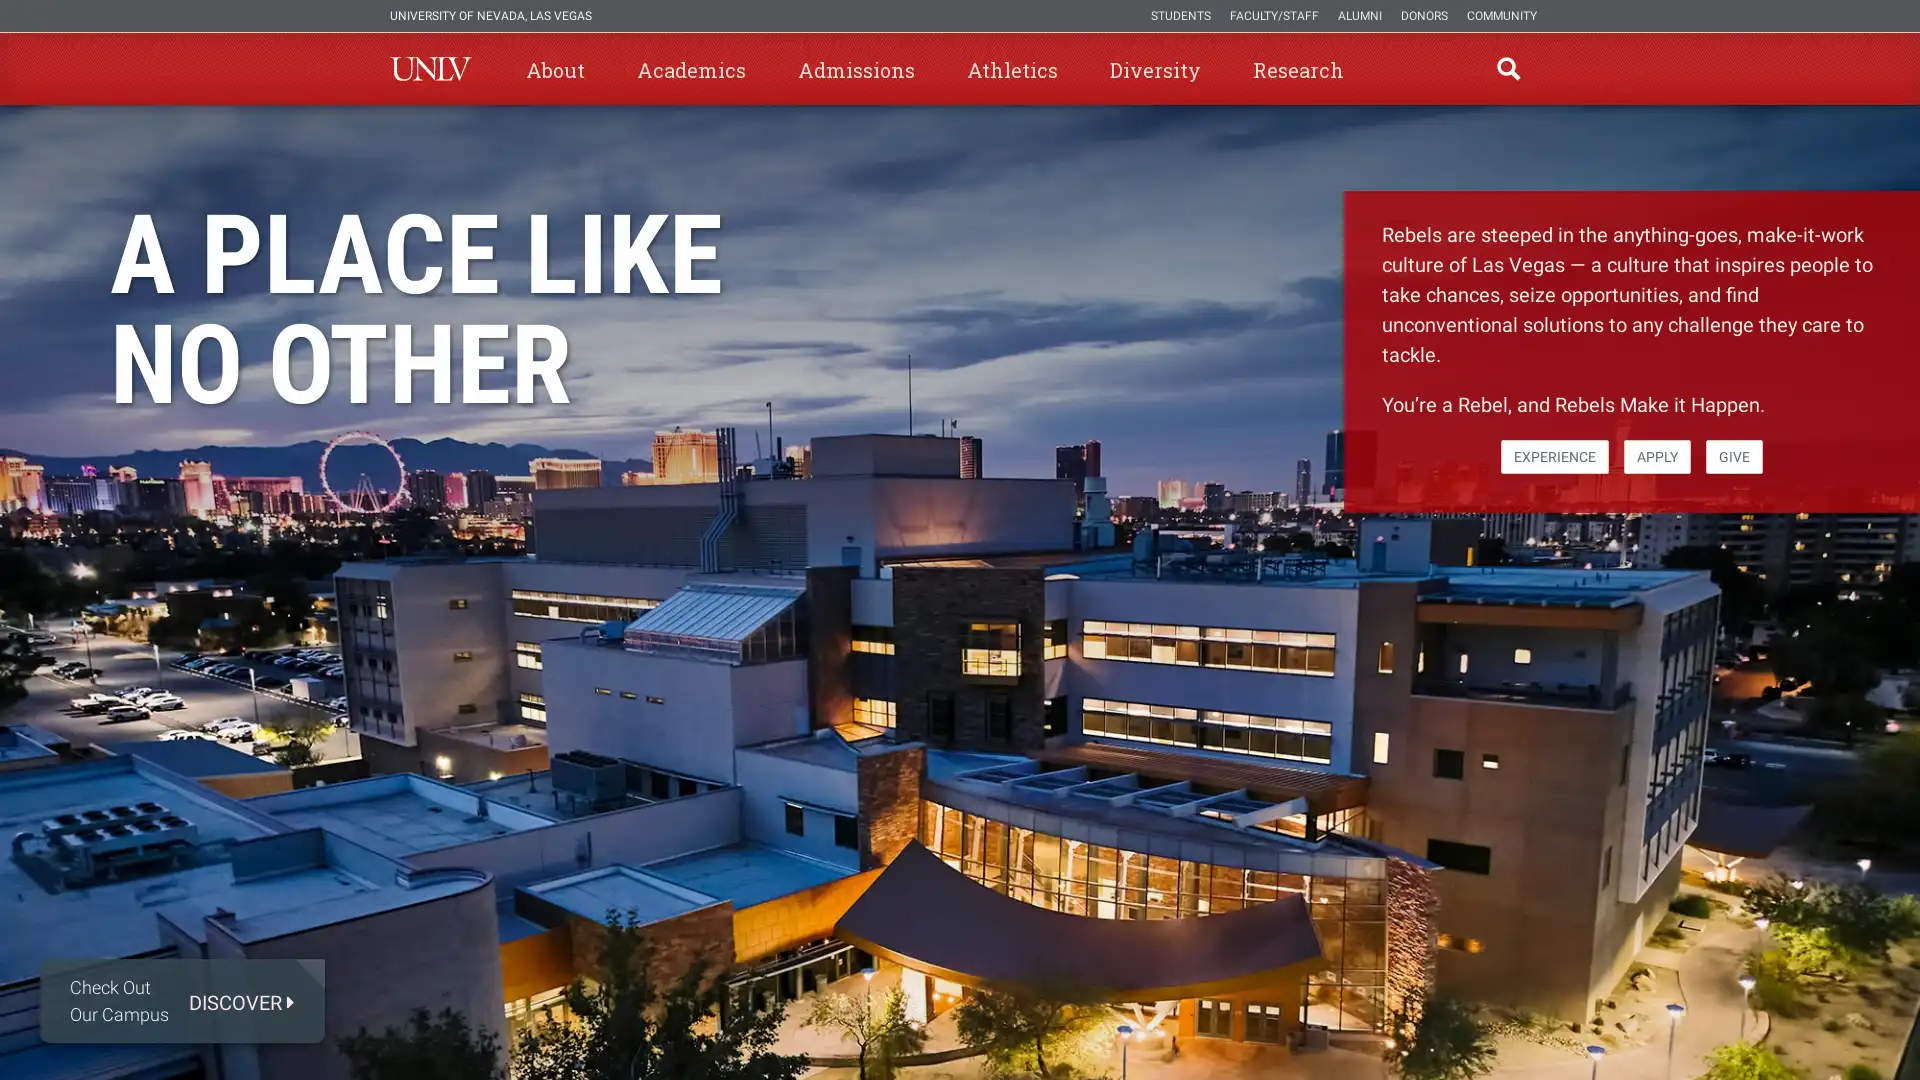  Describe the element at coordinates (1508, 68) in the screenshot. I see `open find region` at that location.